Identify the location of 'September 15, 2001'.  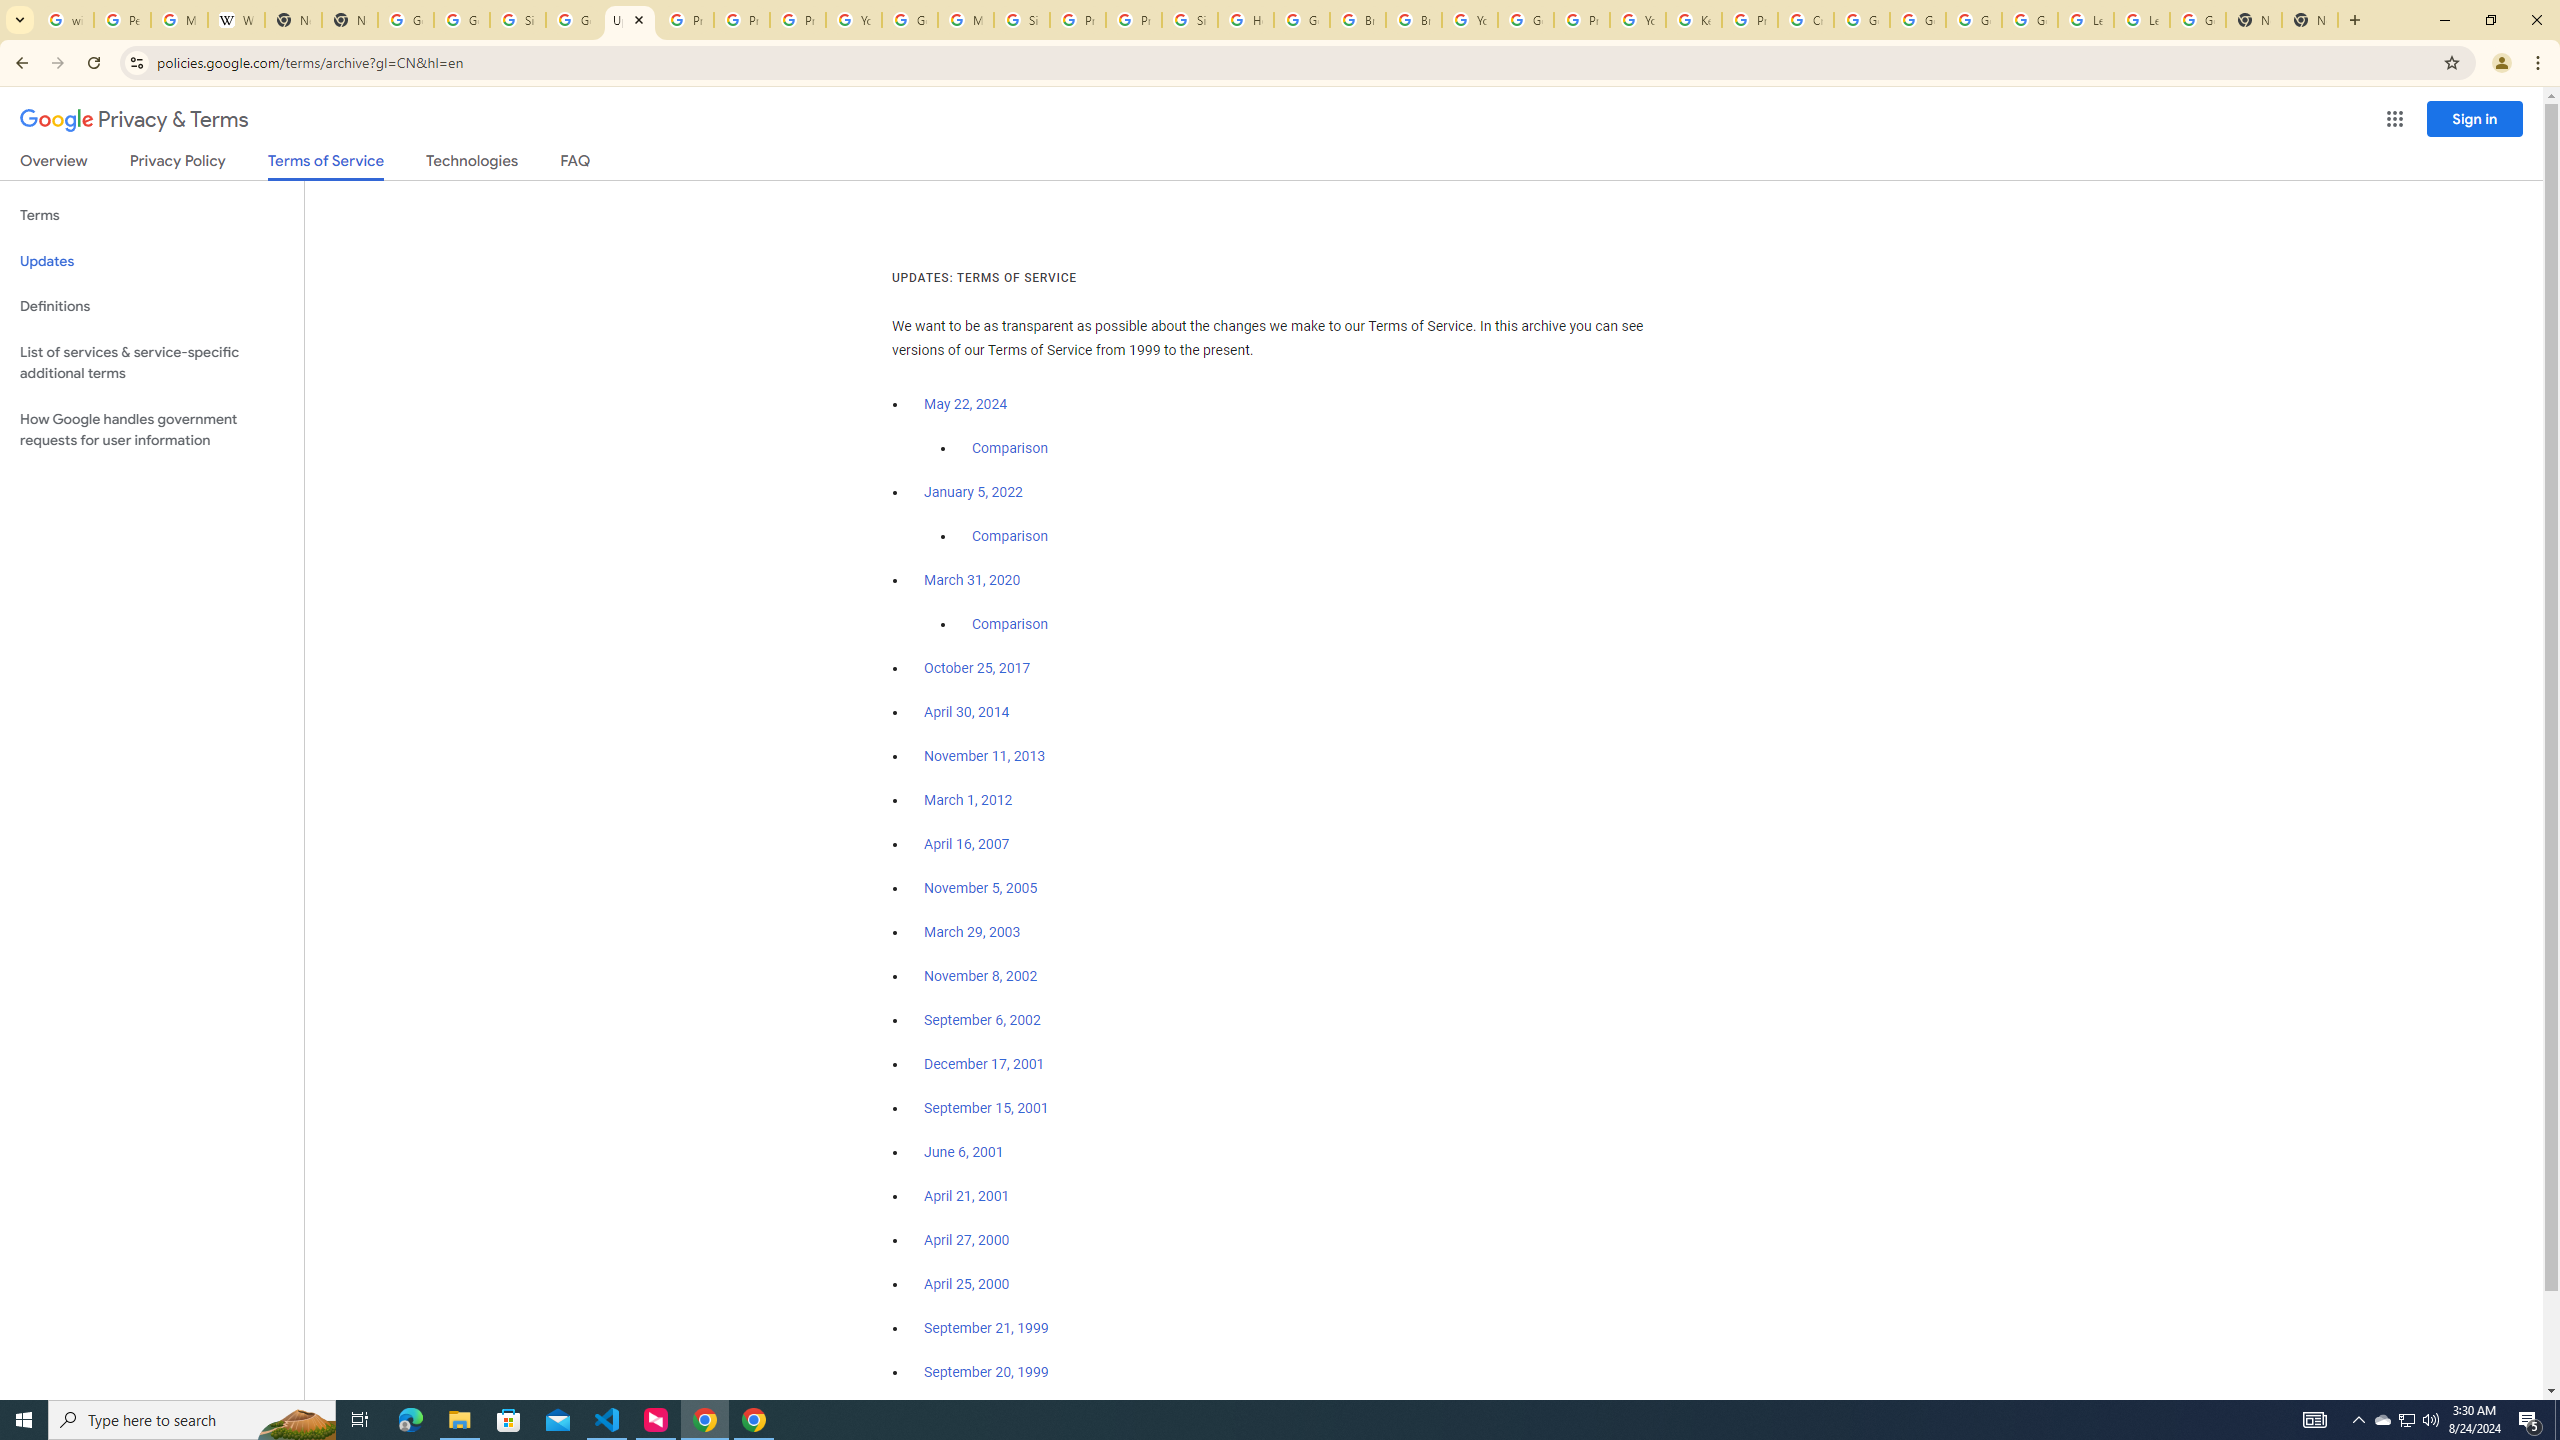
(986, 1107).